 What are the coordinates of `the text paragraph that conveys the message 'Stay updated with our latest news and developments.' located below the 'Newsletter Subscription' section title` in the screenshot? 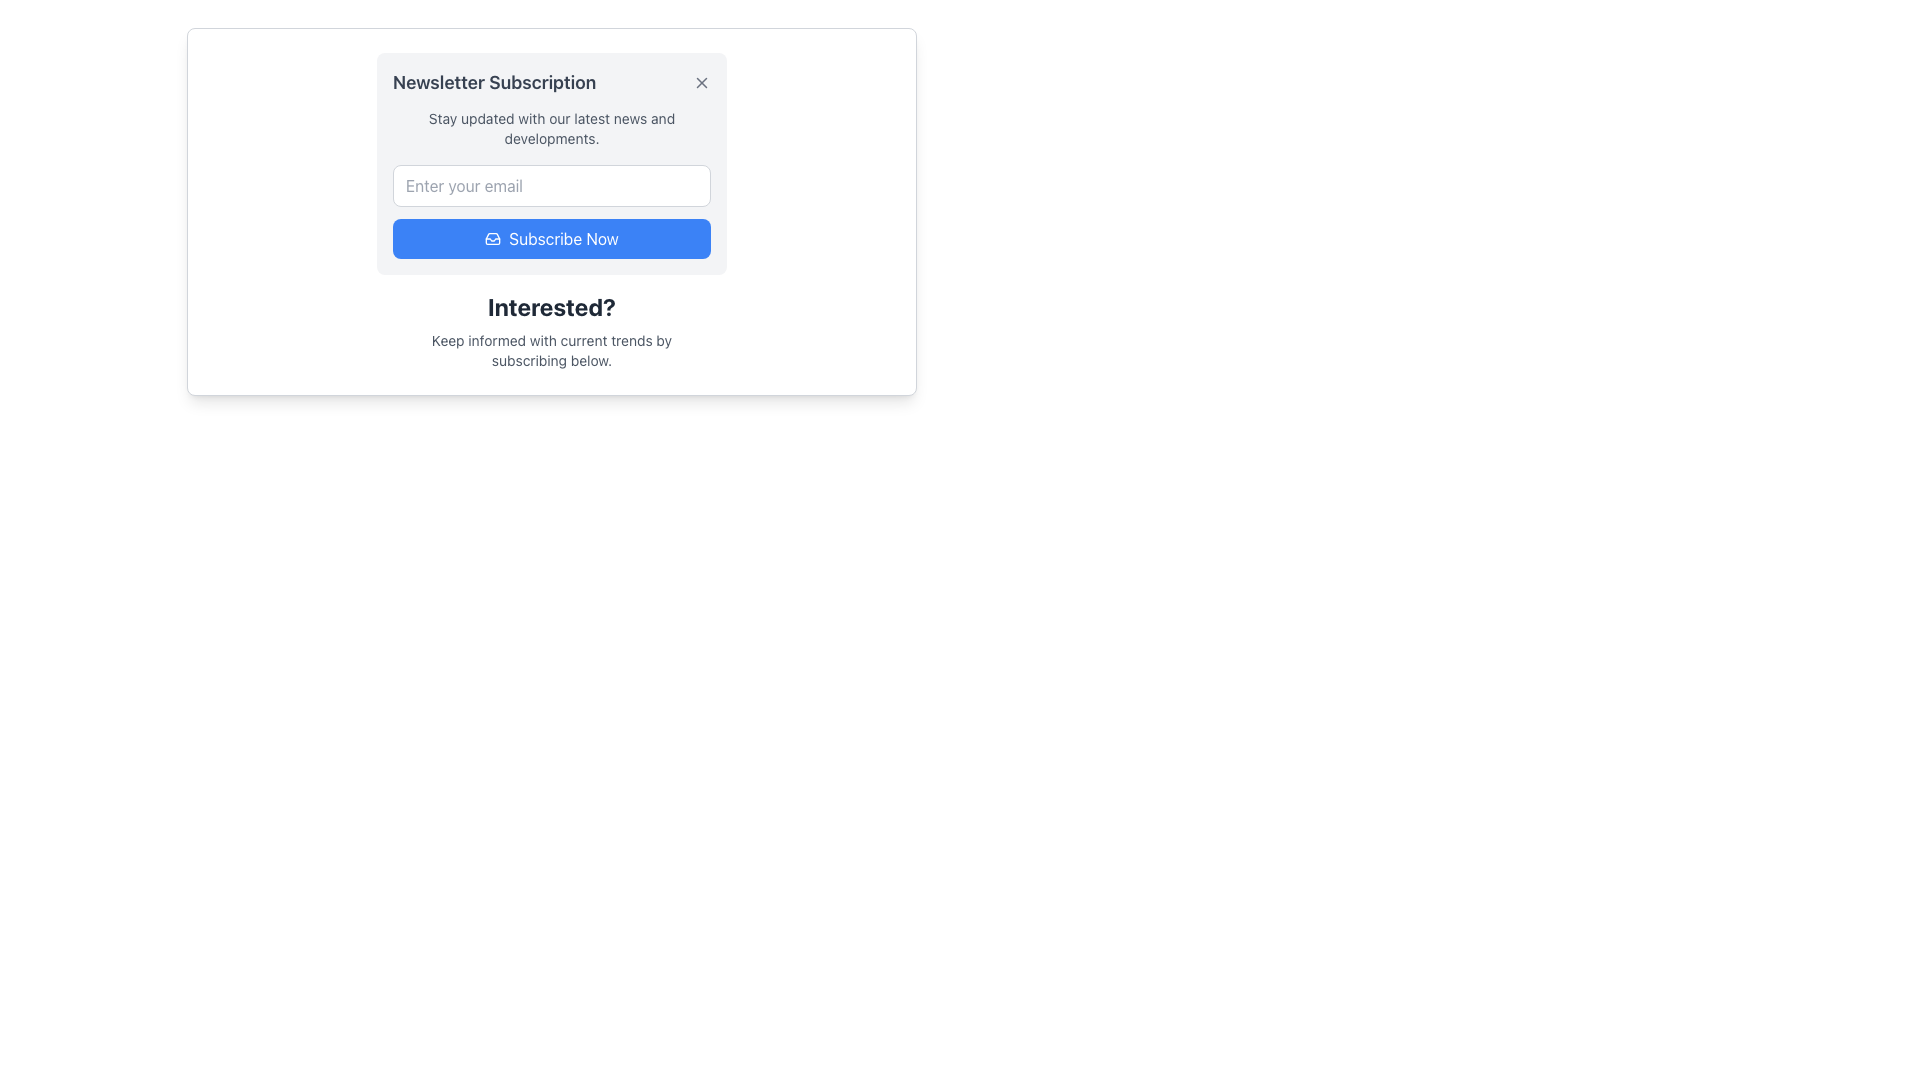 It's located at (552, 128).